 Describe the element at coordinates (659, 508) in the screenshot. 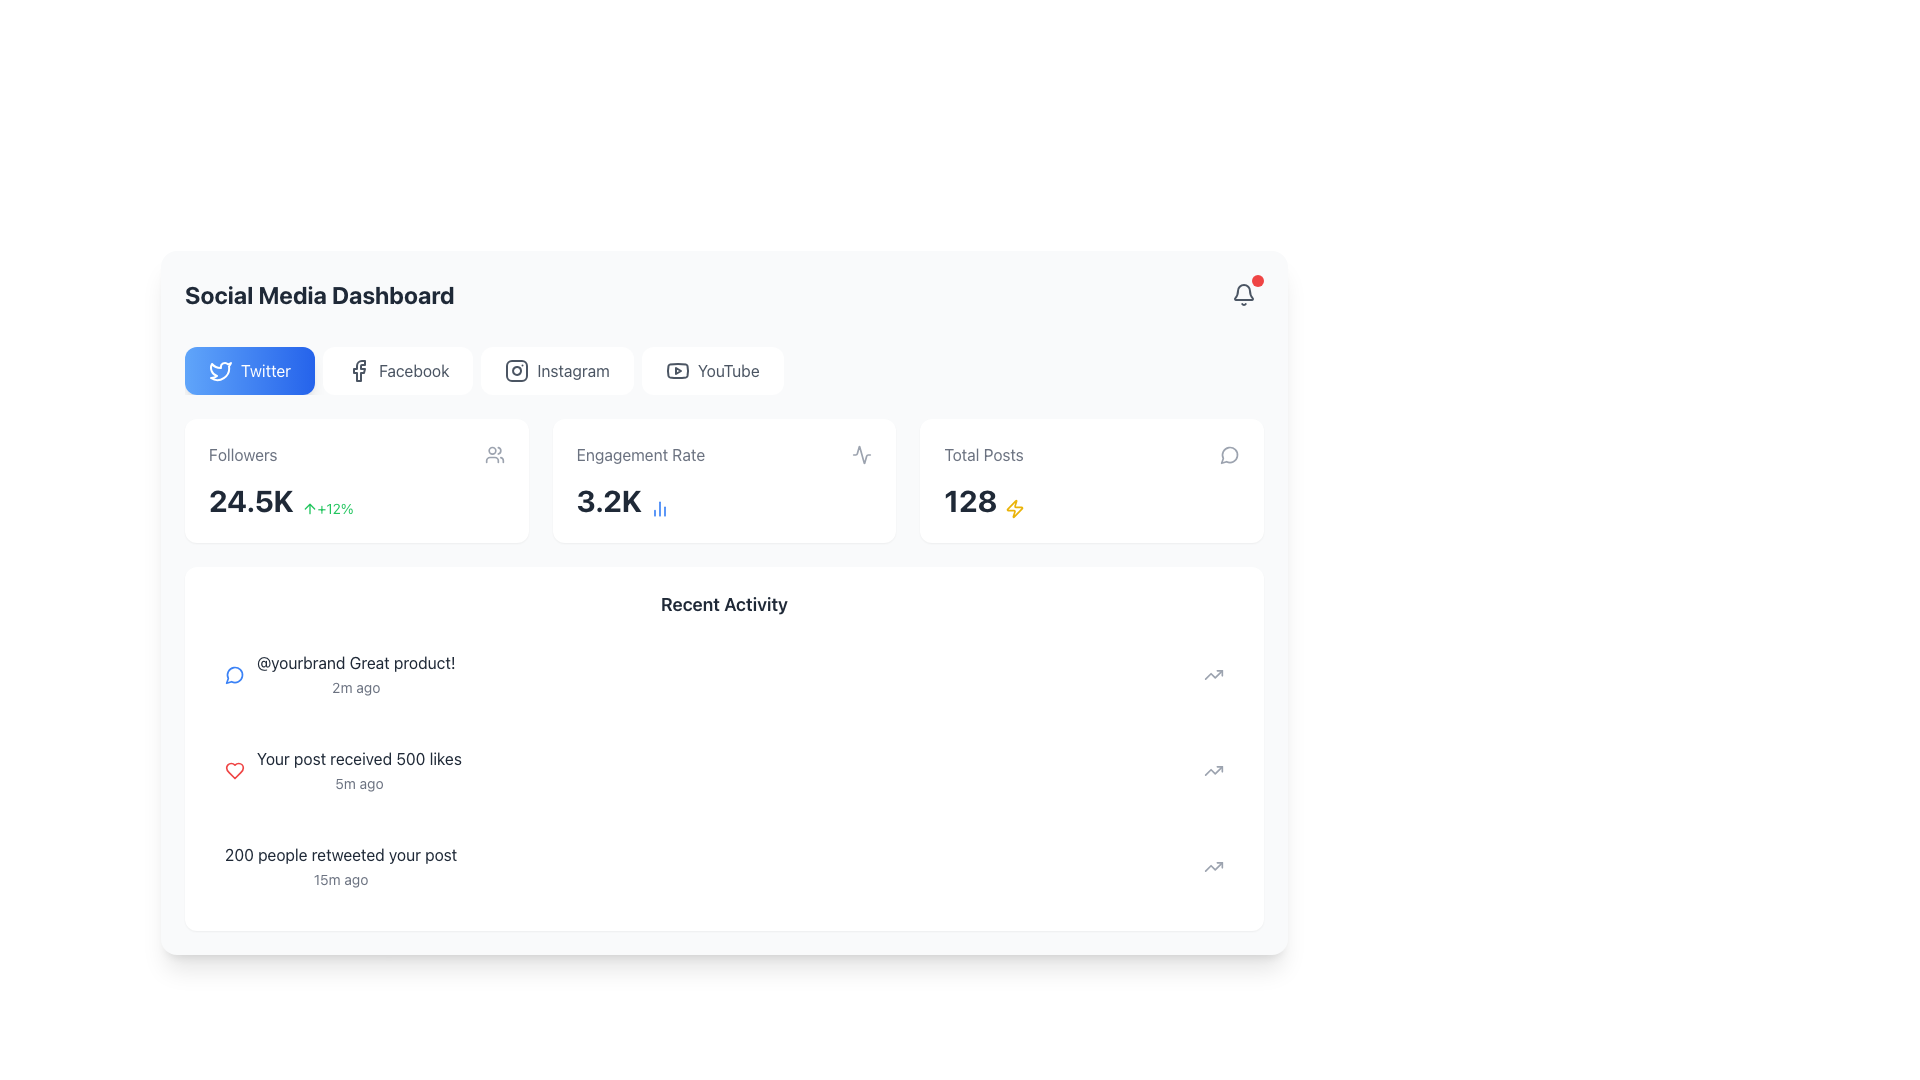

I see `the blue bar chart icon located in the second widget of the dashboard, next to the text '3.2K'` at that location.